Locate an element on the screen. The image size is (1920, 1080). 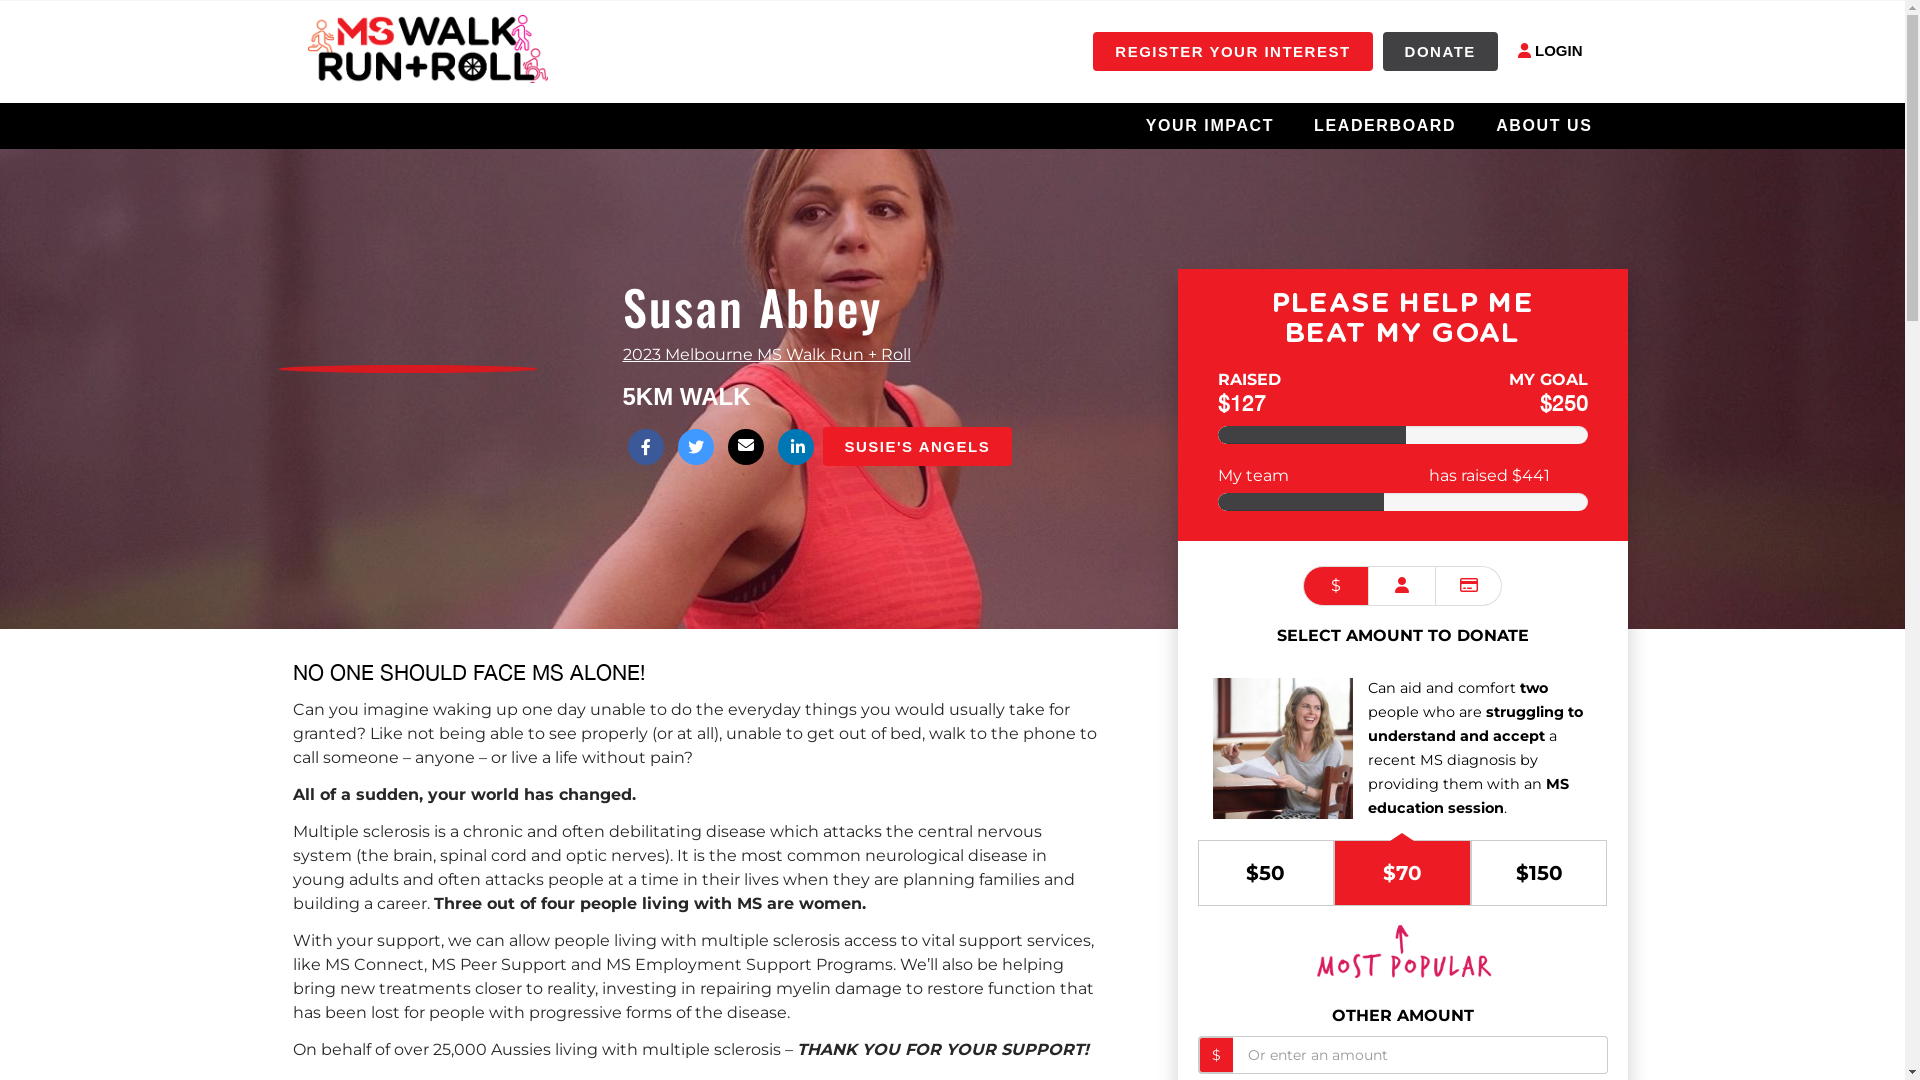
'SUSIE'S ANGELS' is located at coordinates (915, 445).